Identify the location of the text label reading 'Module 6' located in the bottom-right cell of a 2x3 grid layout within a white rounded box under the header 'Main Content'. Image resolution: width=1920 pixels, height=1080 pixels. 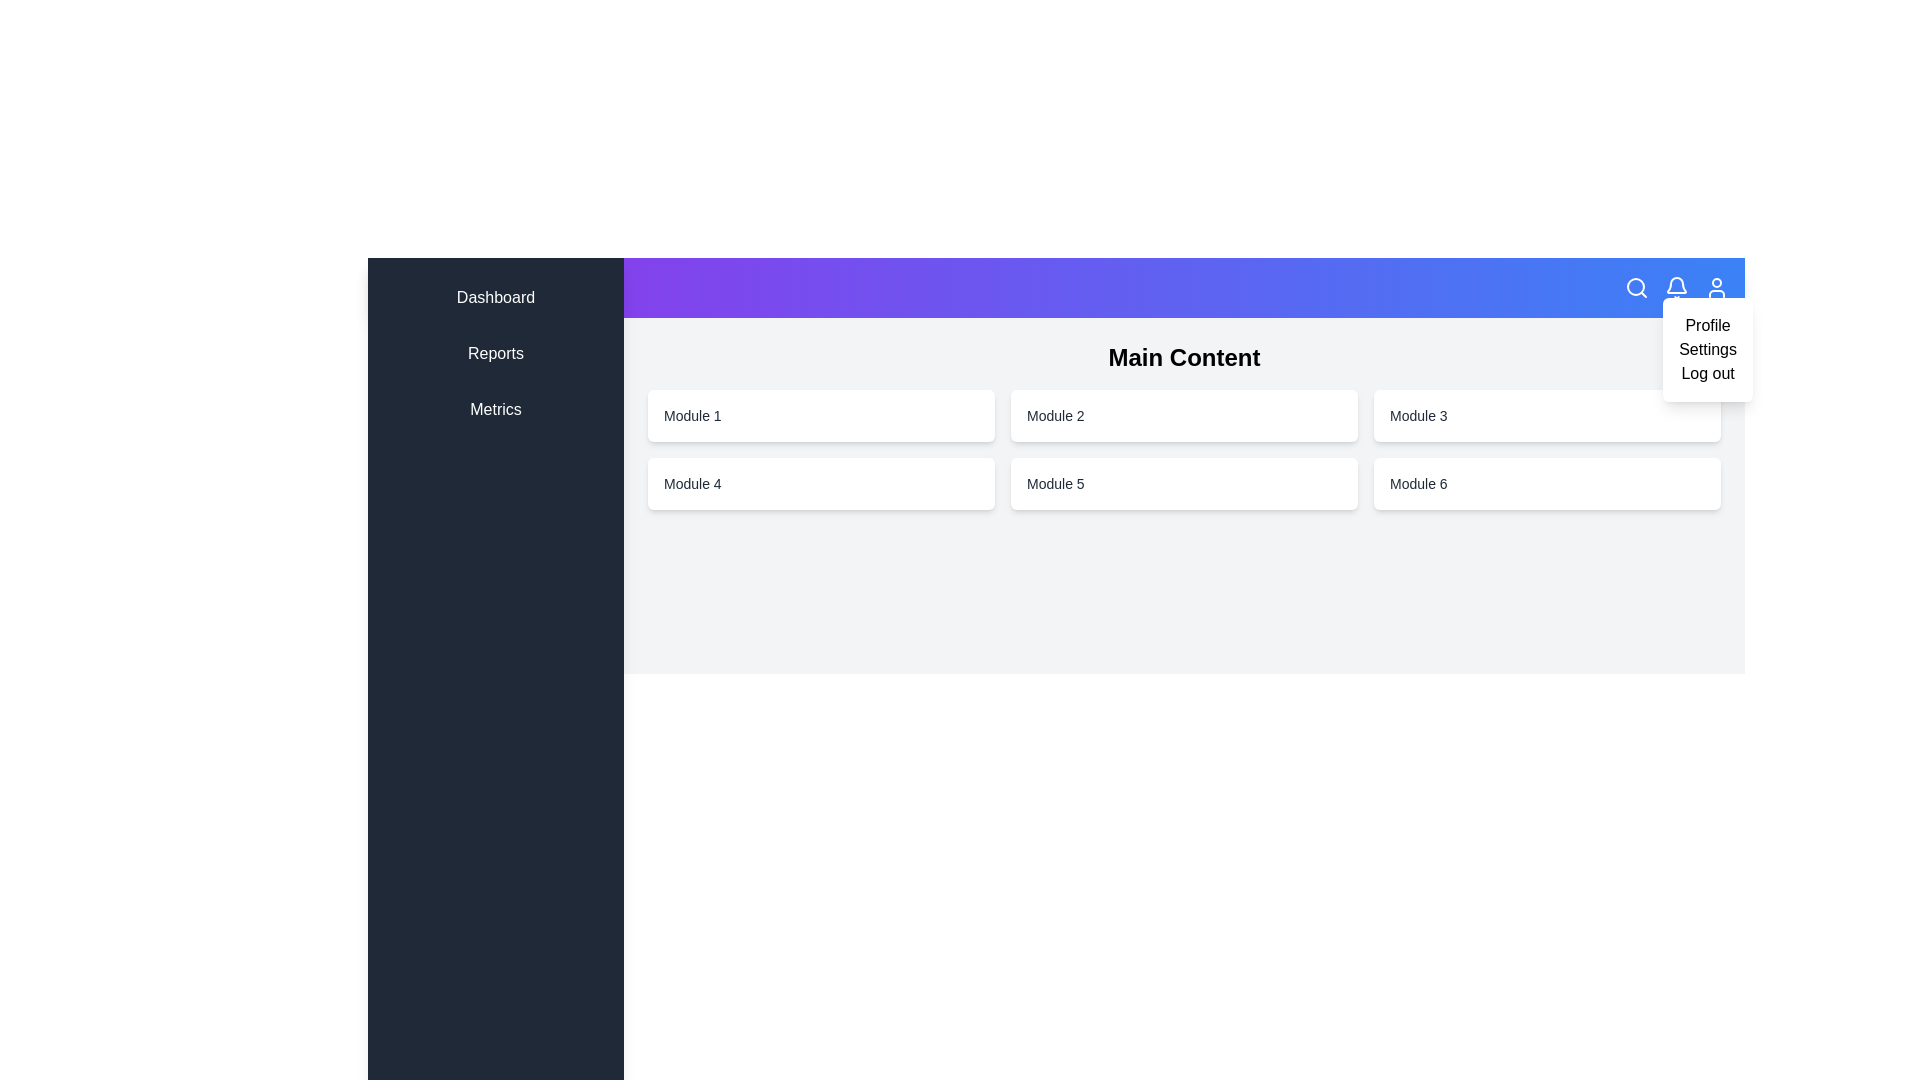
(1417, 483).